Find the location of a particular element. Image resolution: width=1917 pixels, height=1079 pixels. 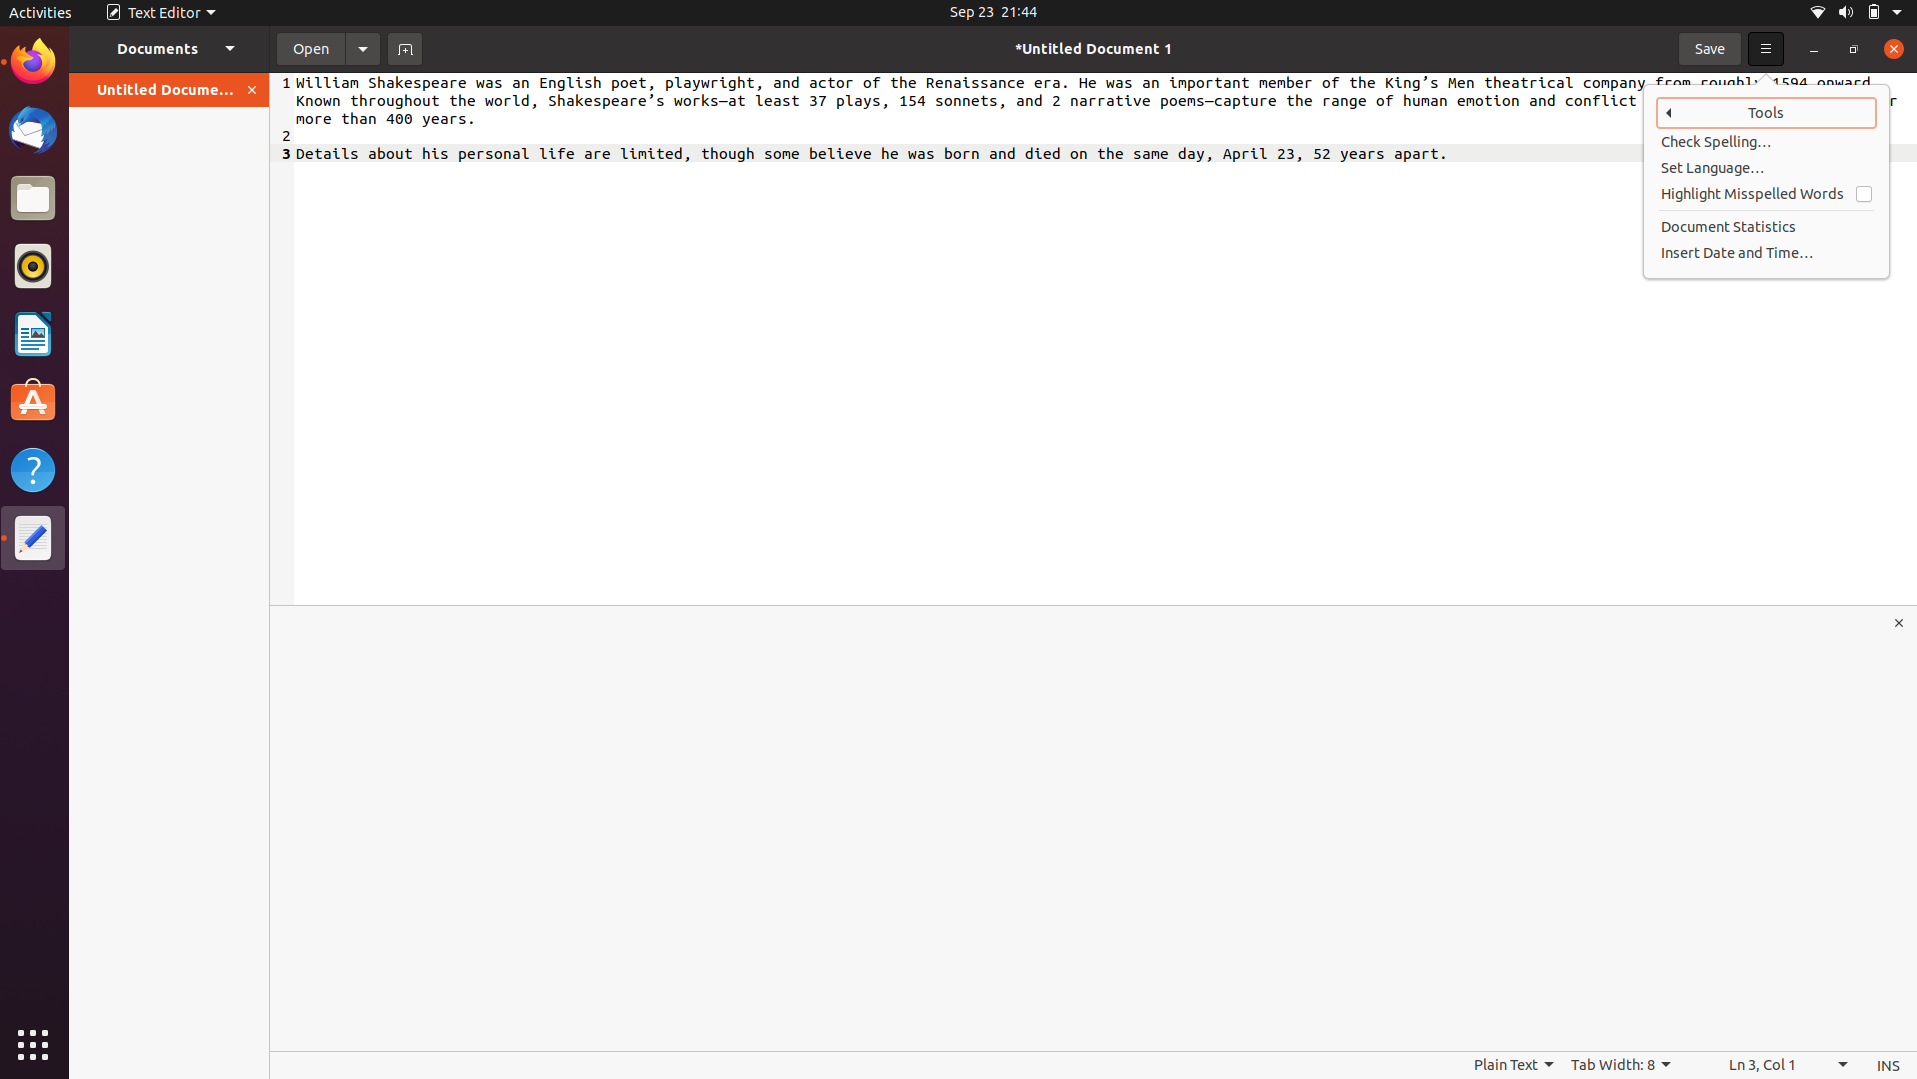

document statistics feature is located at coordinates (1765, 224).